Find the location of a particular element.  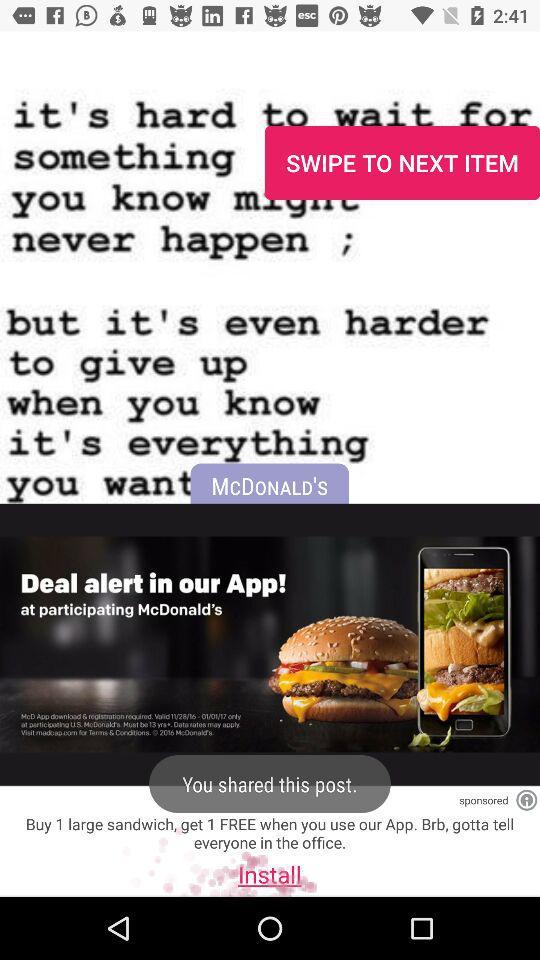

the info icon is located at coordinates (526, 800).